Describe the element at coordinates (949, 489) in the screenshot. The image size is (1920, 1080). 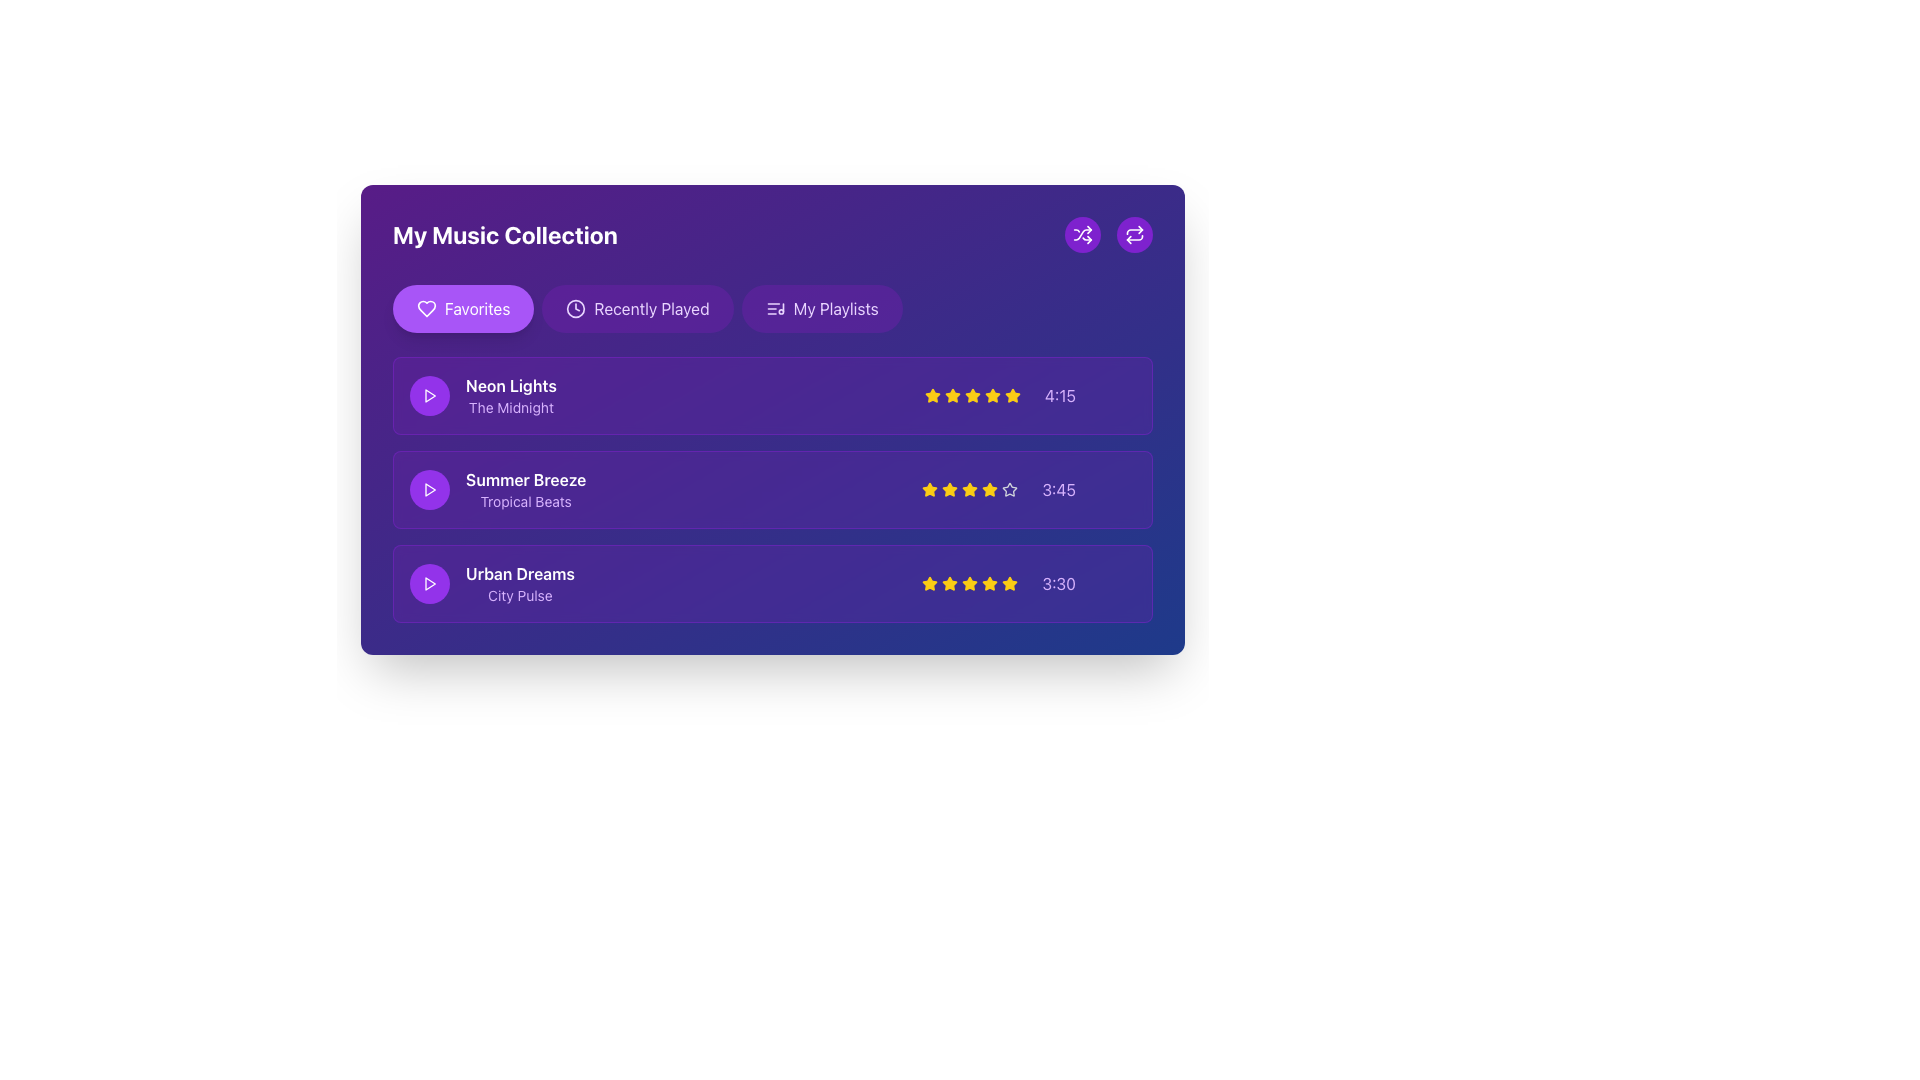
I see `the third yellow star icon in the rating system for the song 'Summer Breeze' by 'Tropical Beats'` at that location.